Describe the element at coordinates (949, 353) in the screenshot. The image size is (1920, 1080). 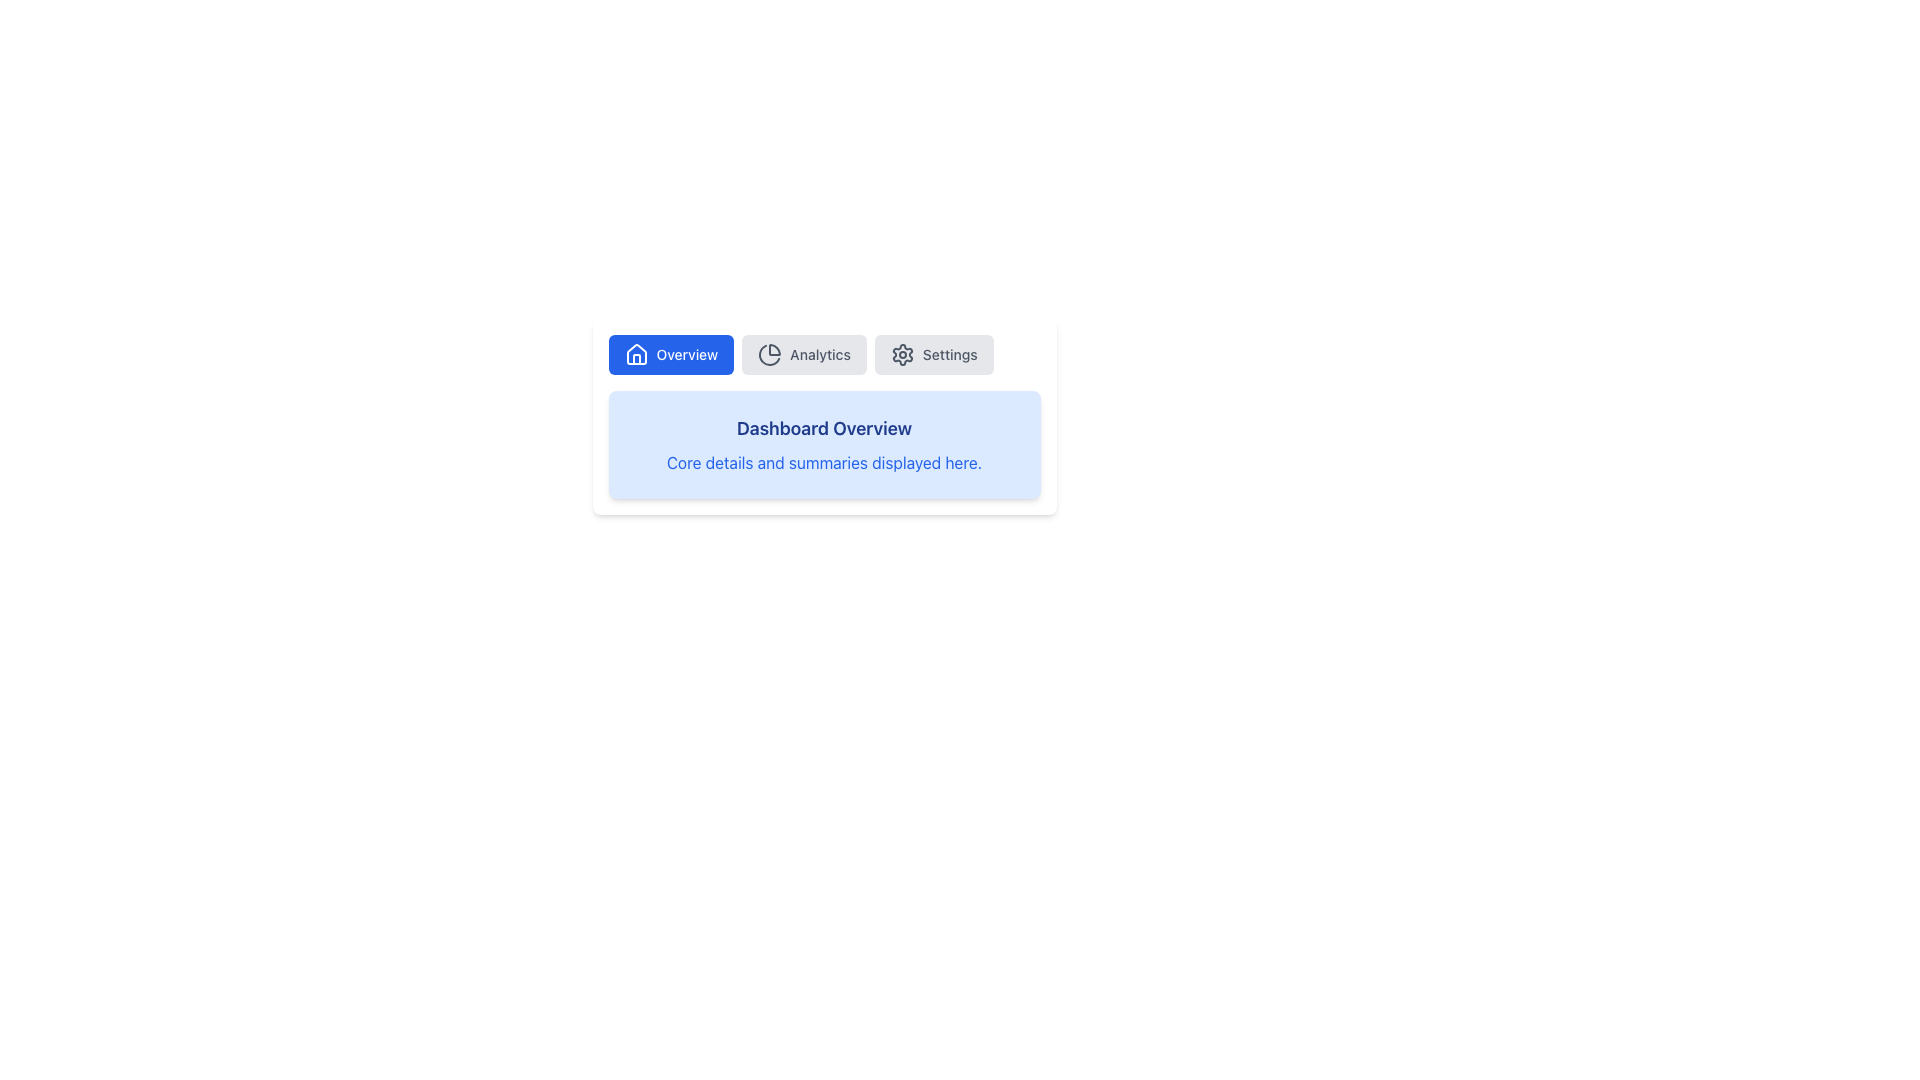
I see `the Text Label within the 'Settings' button, which indicates the button's purpose for navigation or opening a settings menu` at that location.